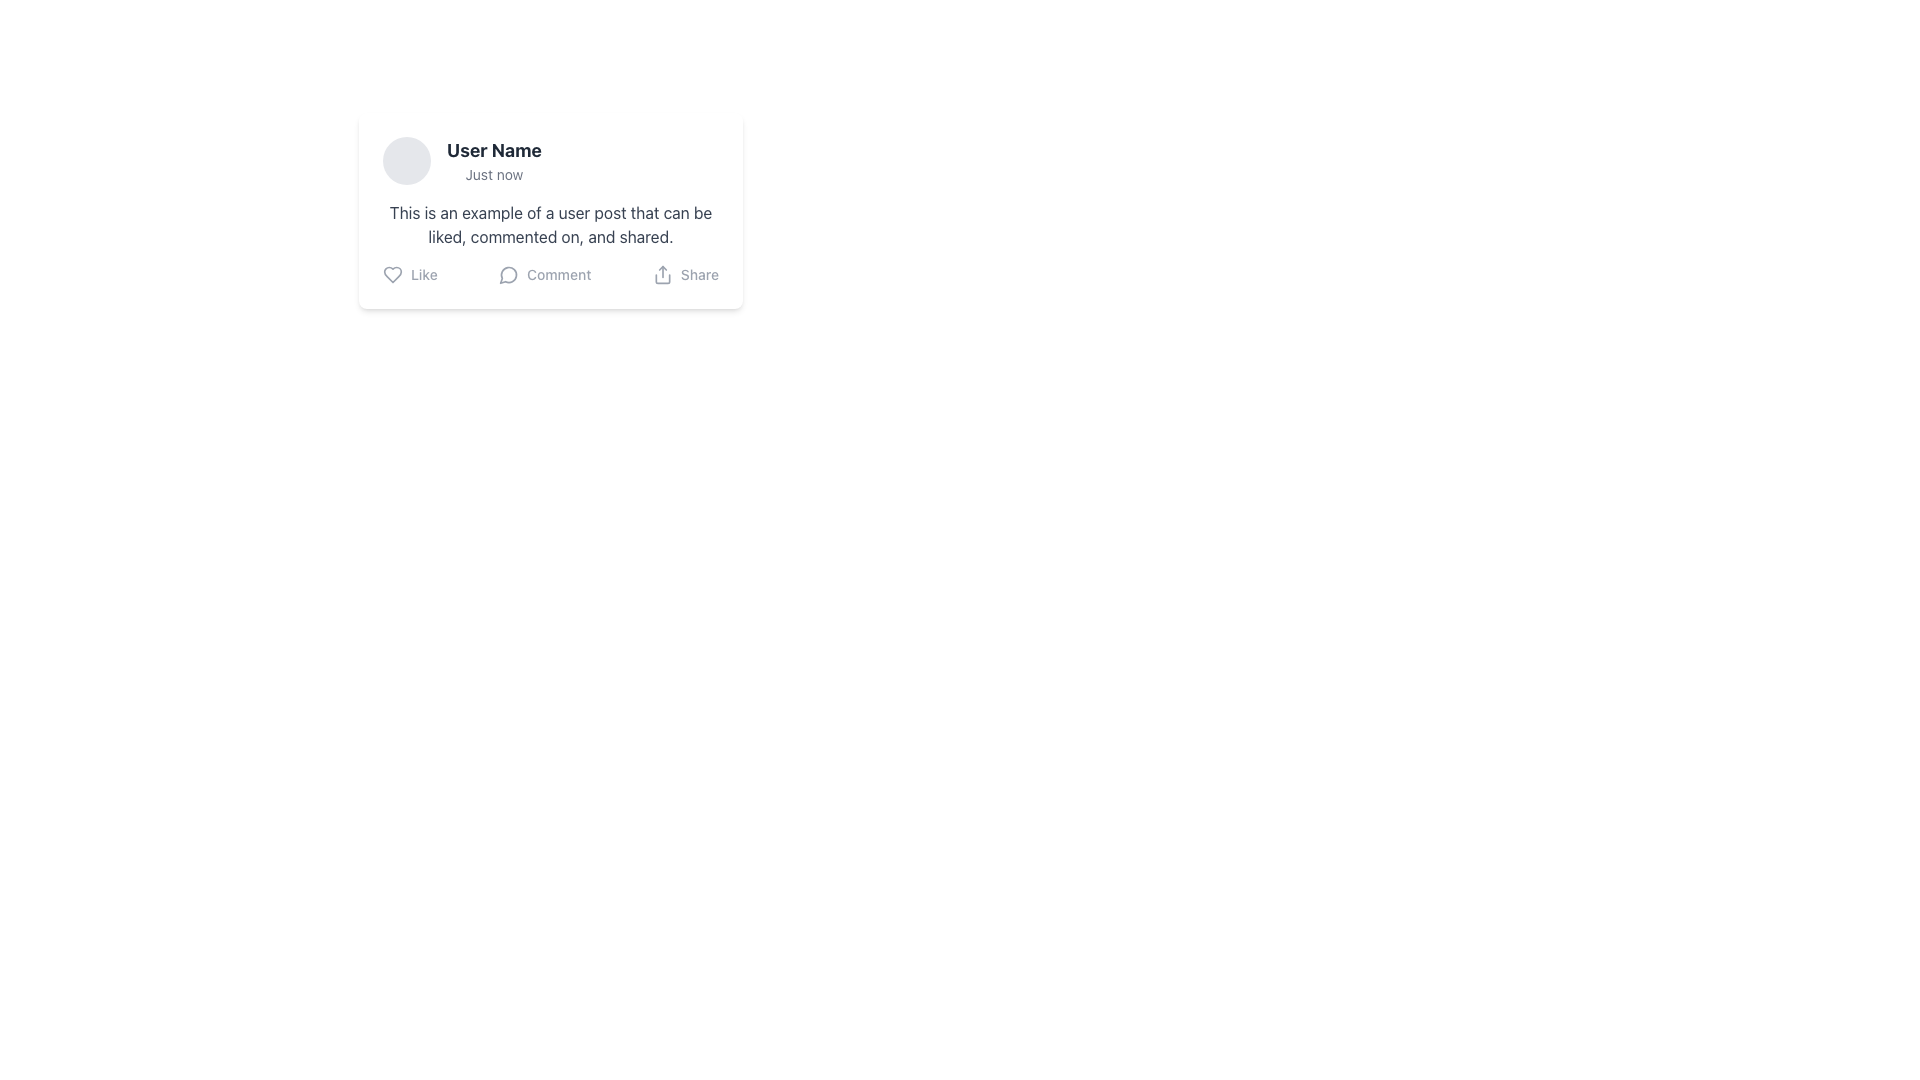  Describe the element at coordinates (409, 274) in the screenshot. I see `the 'Like' button, which is a small interactive text label next to a heart-shaped icon, positioned first in a row of buttons below the post content` at that location.